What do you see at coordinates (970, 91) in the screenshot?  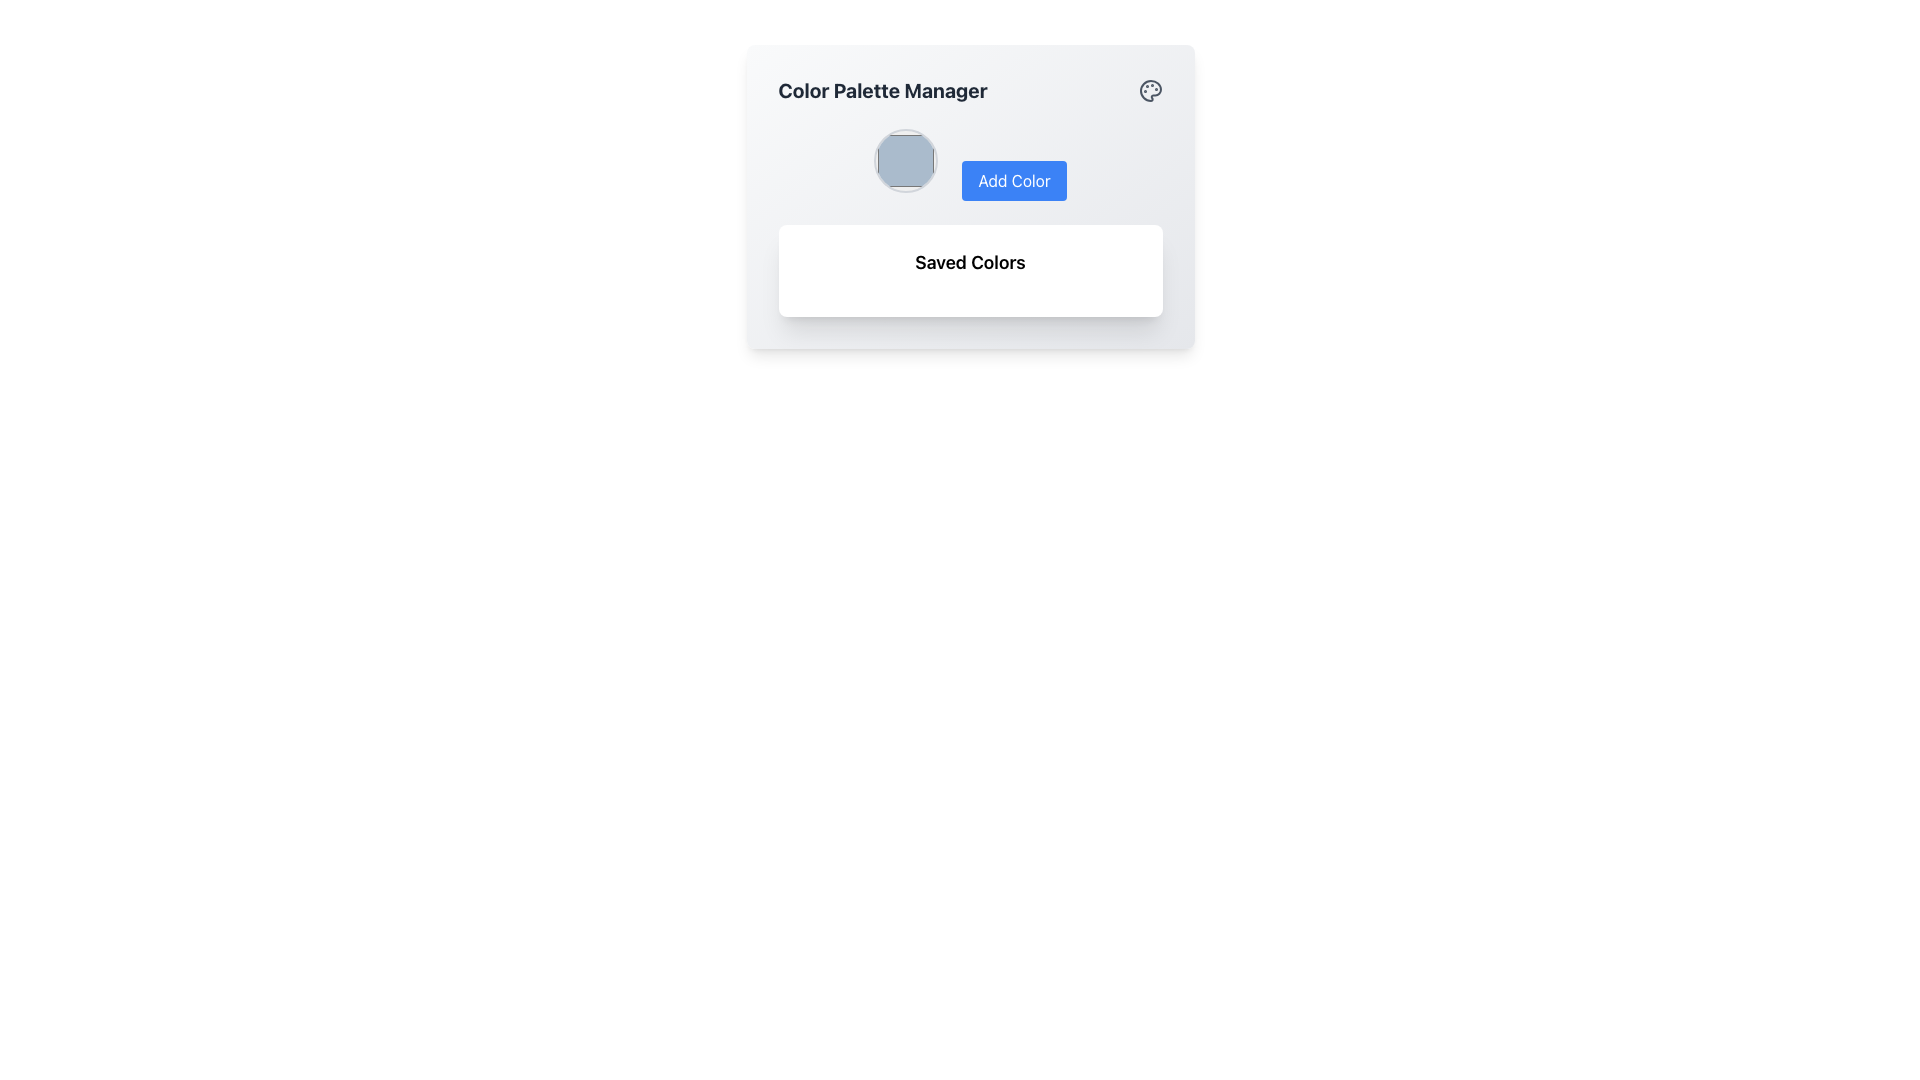 I see `the header text and image icon that identifies the 'Color Palette Manager' functionality, which is located at the top section of a card-style UI component` at bounding box center [970, 91].